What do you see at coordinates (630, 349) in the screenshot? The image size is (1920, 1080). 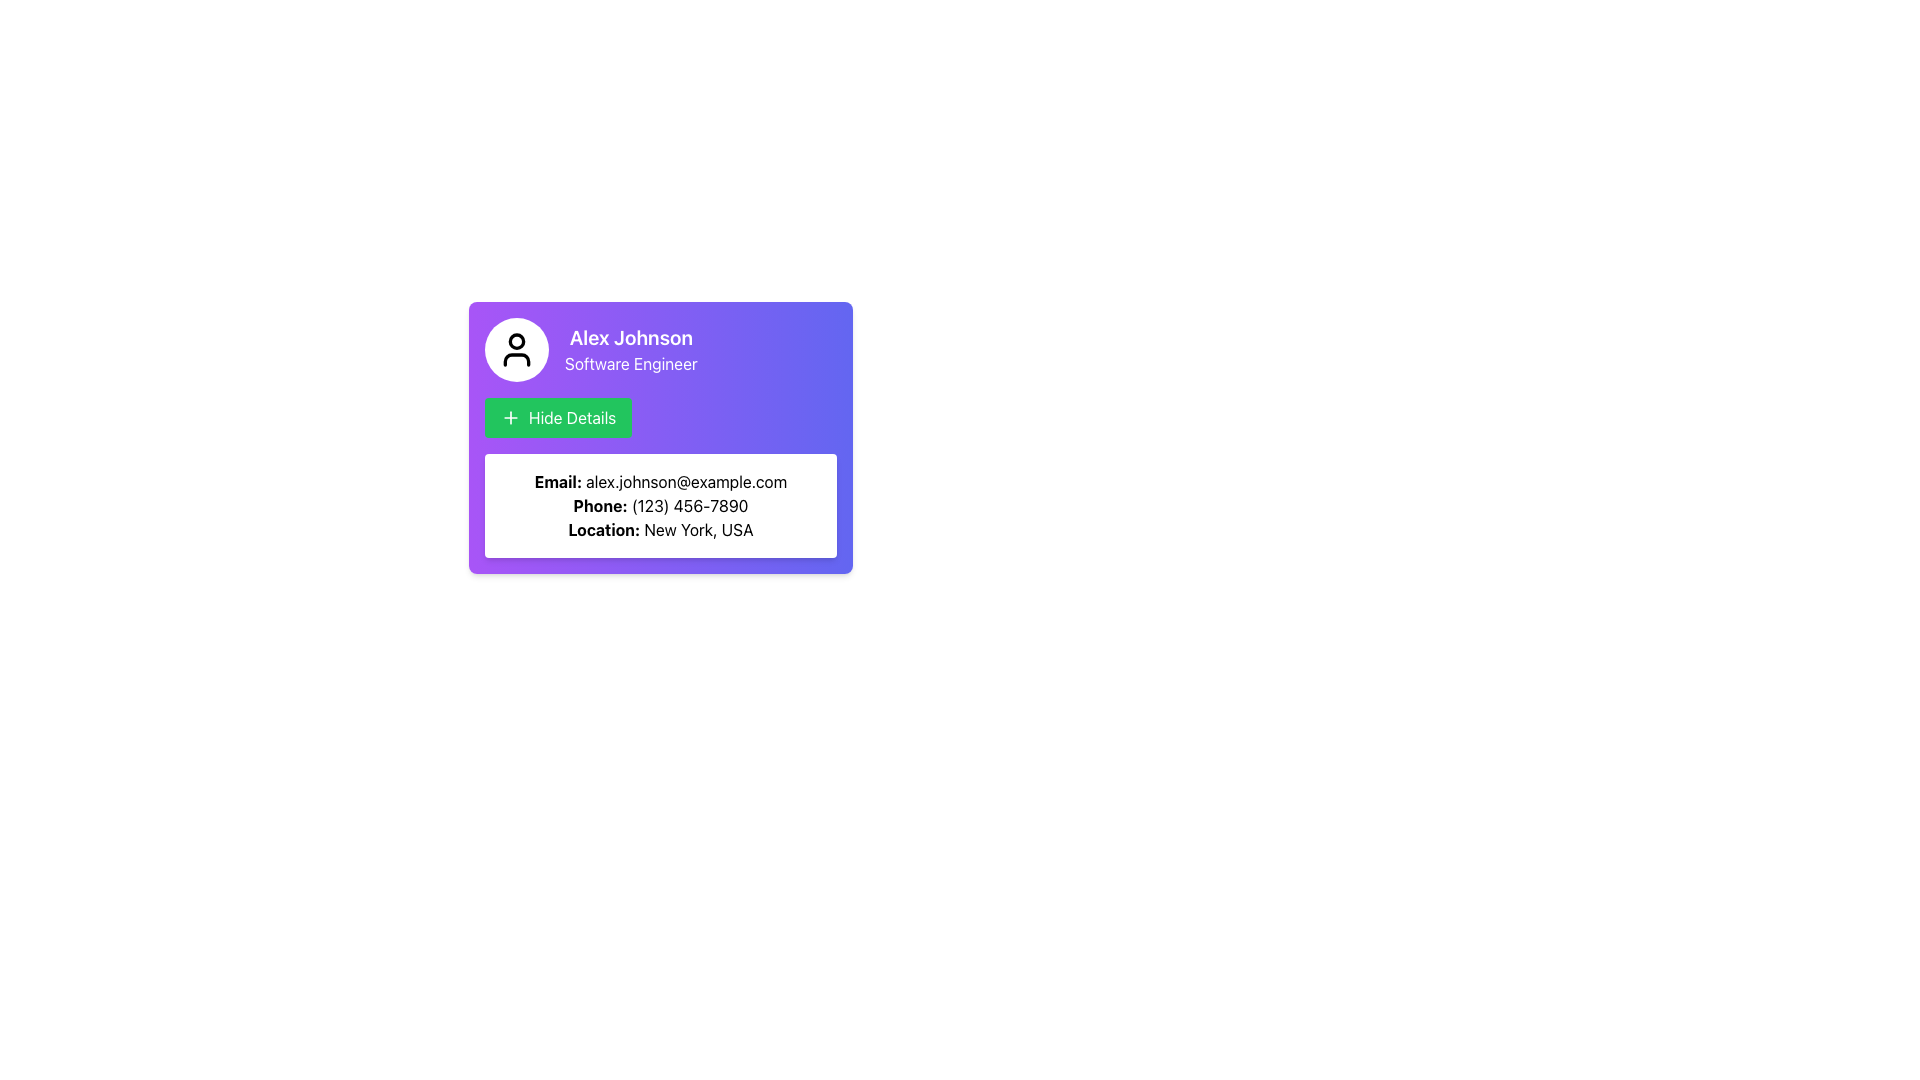 I see `the text block displaying 'Alex Johnson' and 'Software Engineer' on a purple background, located to the right of a circular avatar icon and above a green button labeled 'Hide Details'` at bounding box center [630, 349].